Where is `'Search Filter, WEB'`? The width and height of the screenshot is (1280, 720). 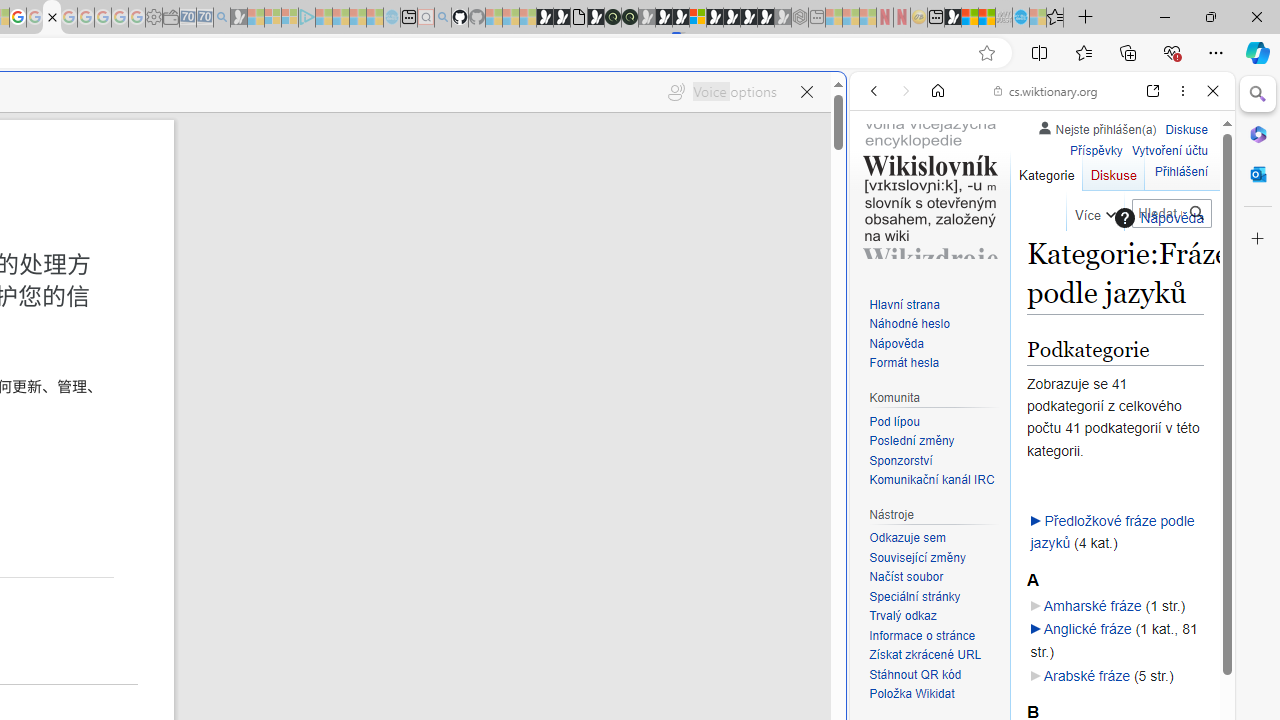
'Search Filter, WEB' is located at coordinates (881, 227).